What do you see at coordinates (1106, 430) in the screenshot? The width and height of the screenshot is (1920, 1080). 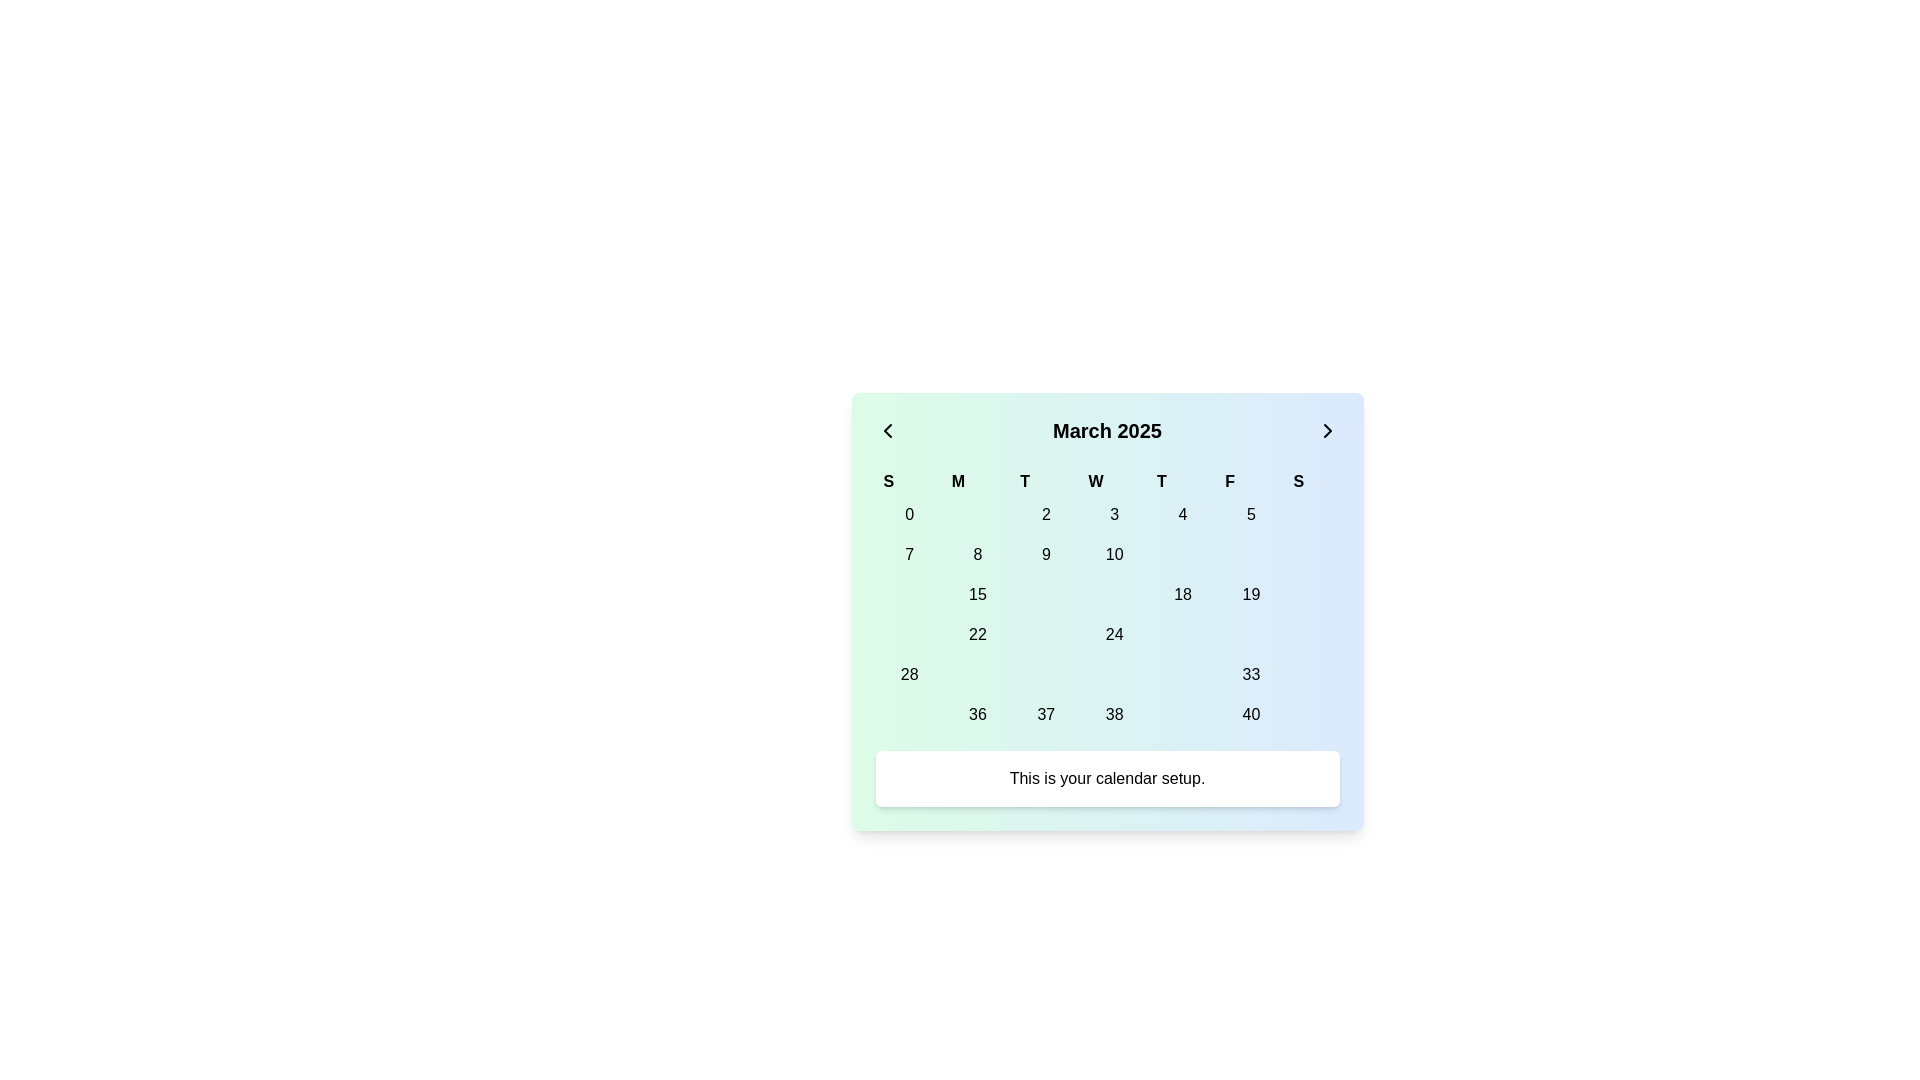 I see `the Text Label displaying the current month and year in the calendar interface, located at the center of the horizontal row near the top, between navigational buttons` at bounding box center [1106, 430].